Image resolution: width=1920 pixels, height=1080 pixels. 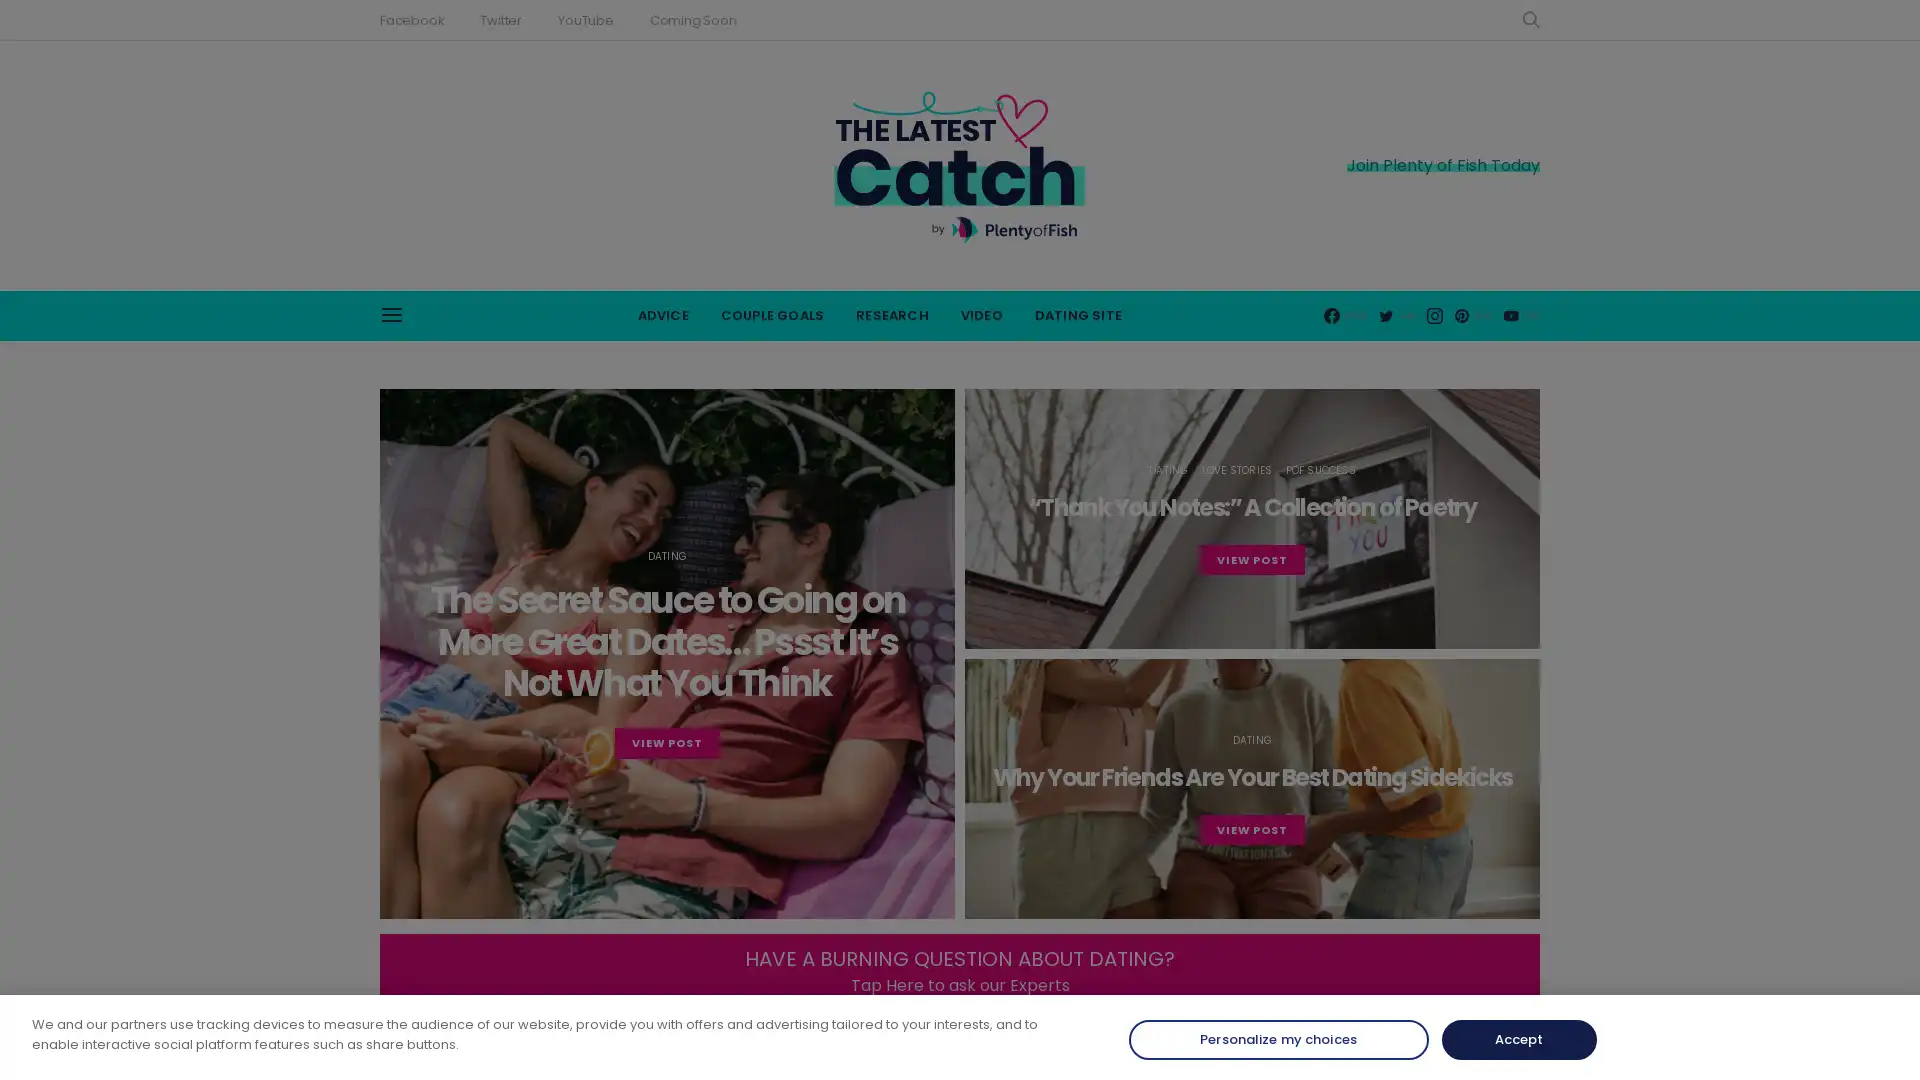 I want to click on Personalize my choices, so click(x=1276, y=1039).